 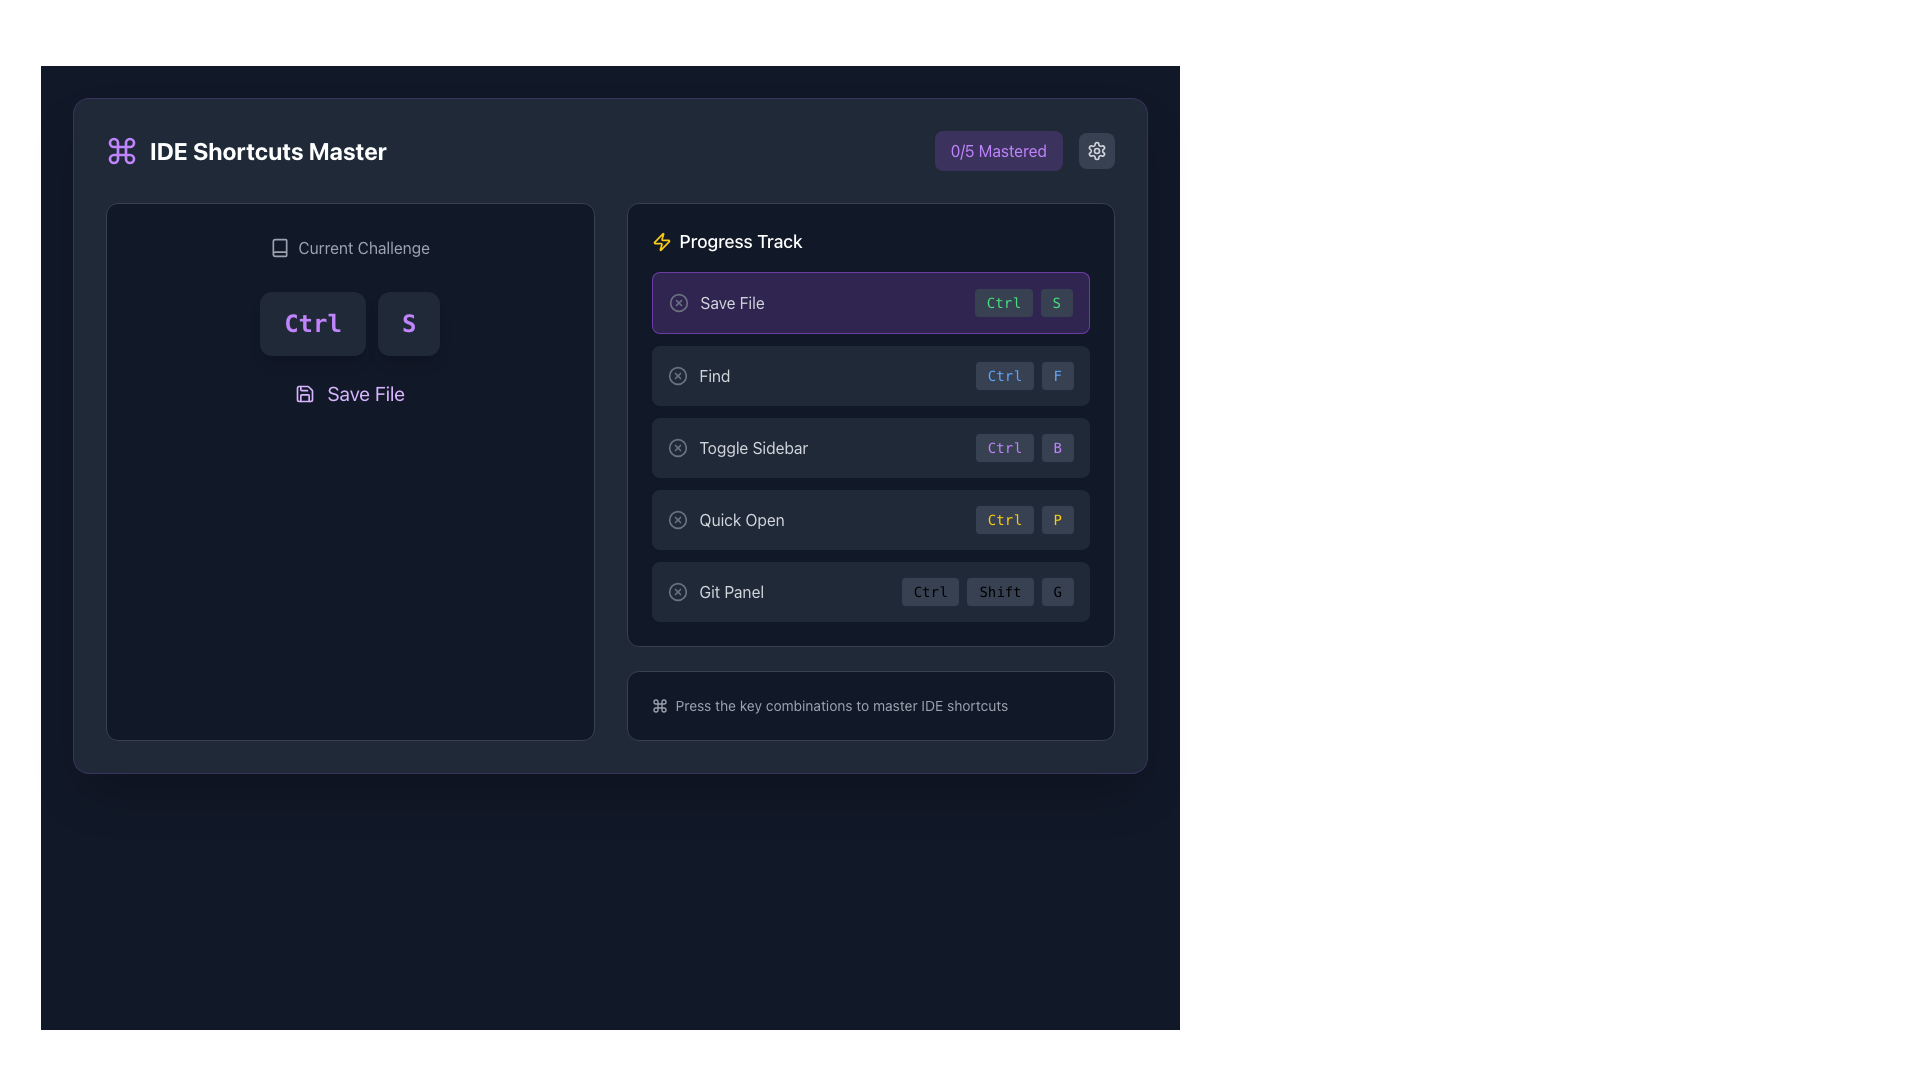 What do you see at coordinates (1056, 590) in the screenshot?
I see `the orange button labeled 'G' located at the bottom-right section of the 'Git Panel' in the 'Progress Track' panel` at bounding box center [1056, 590].